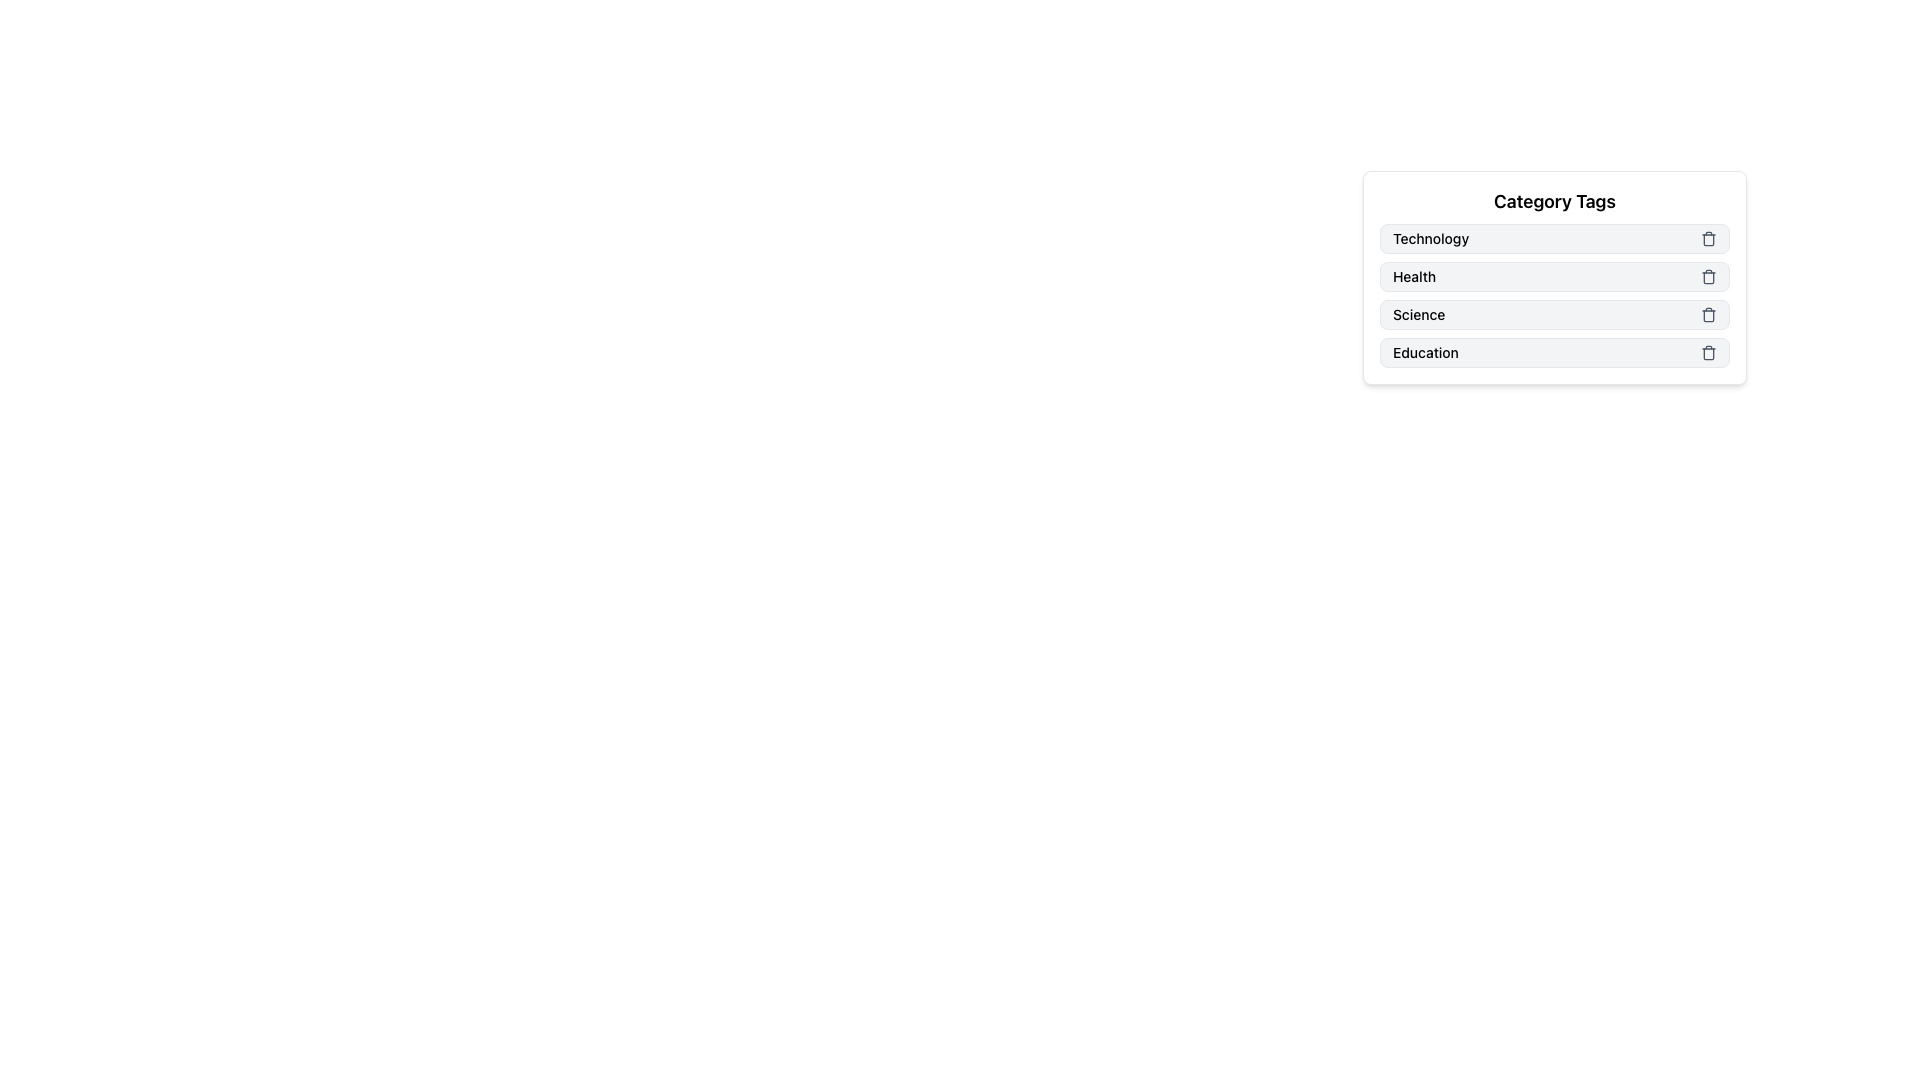 The height and width of the screenshot is (1080, 1920). I want to click on the trash can icon next to the 'Science' category, so click(1707, 315).